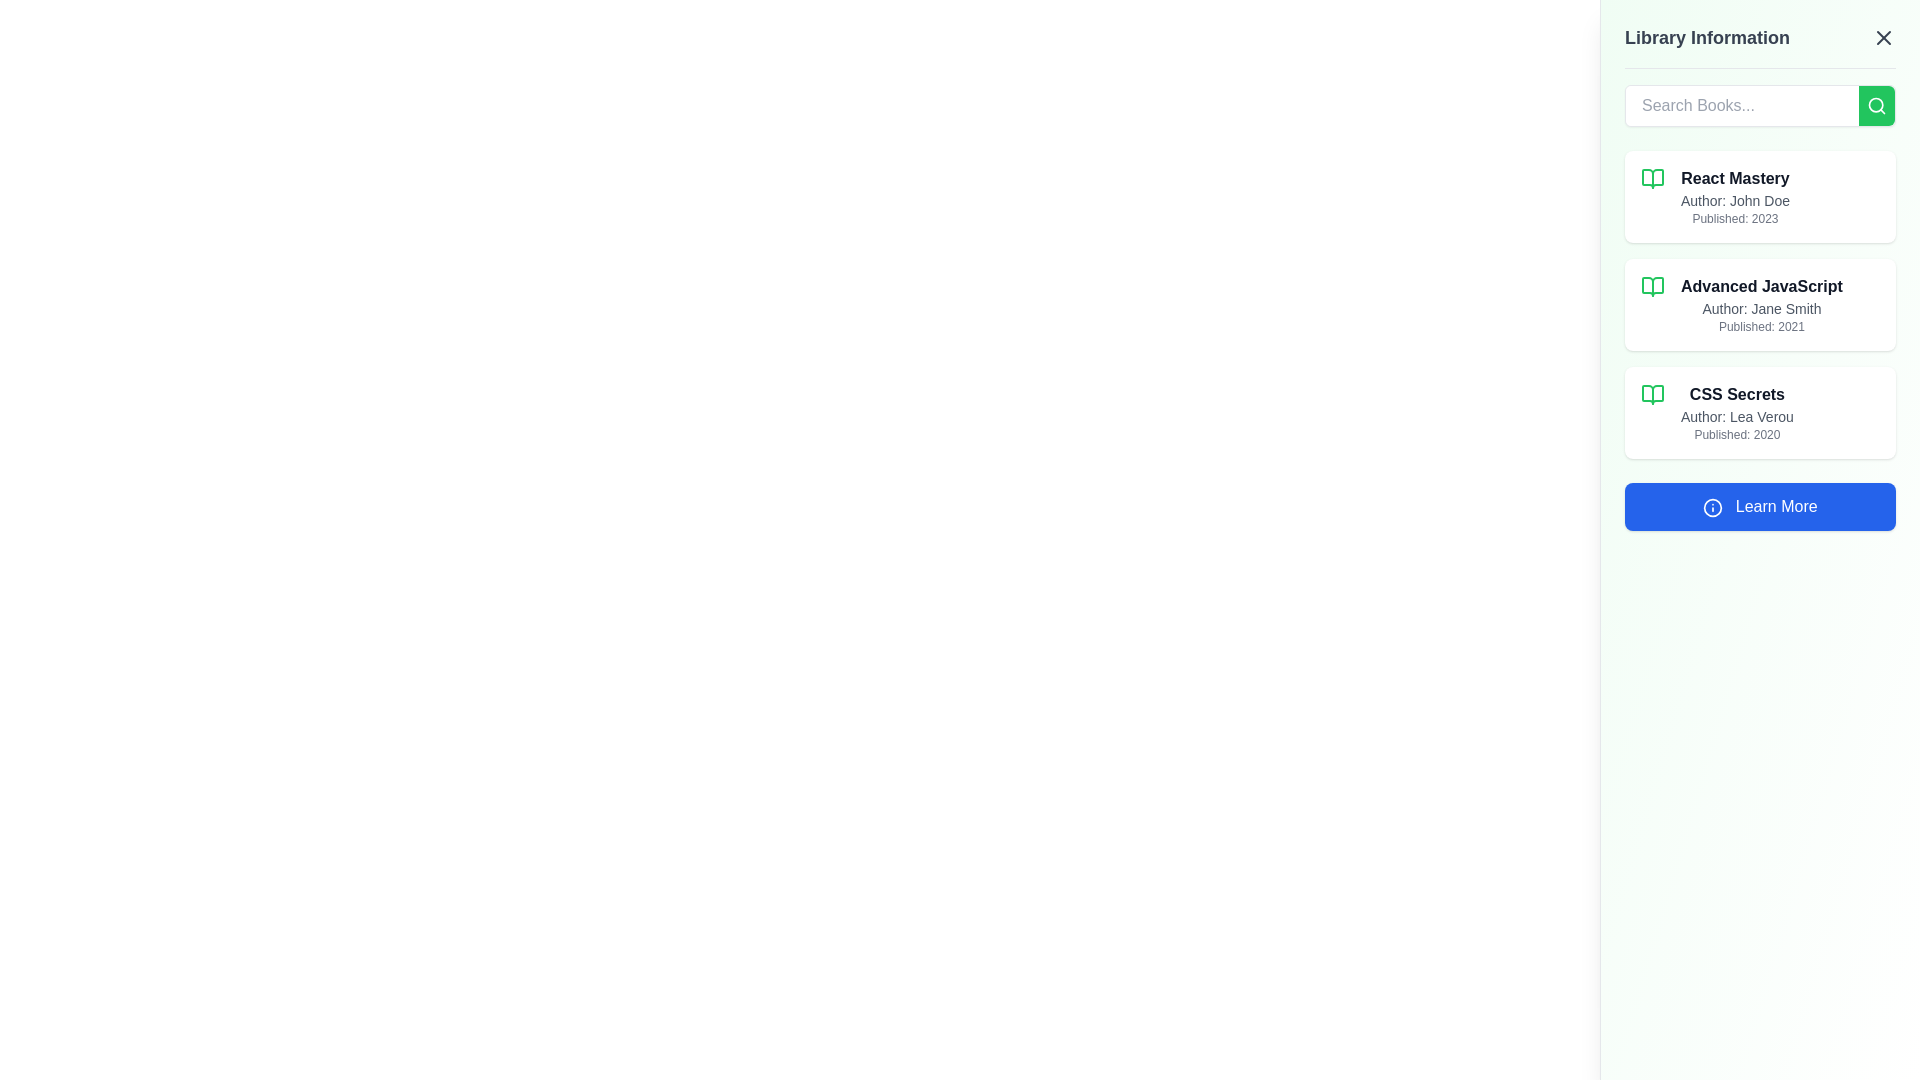 This screenshot has width=1920, height=1080. Describe the element at coordinates (1736, 411) in the screenshot. I see `the informational block displaying details about a book, including its title, author, and publication year, located in the Library Information panel` at that location.